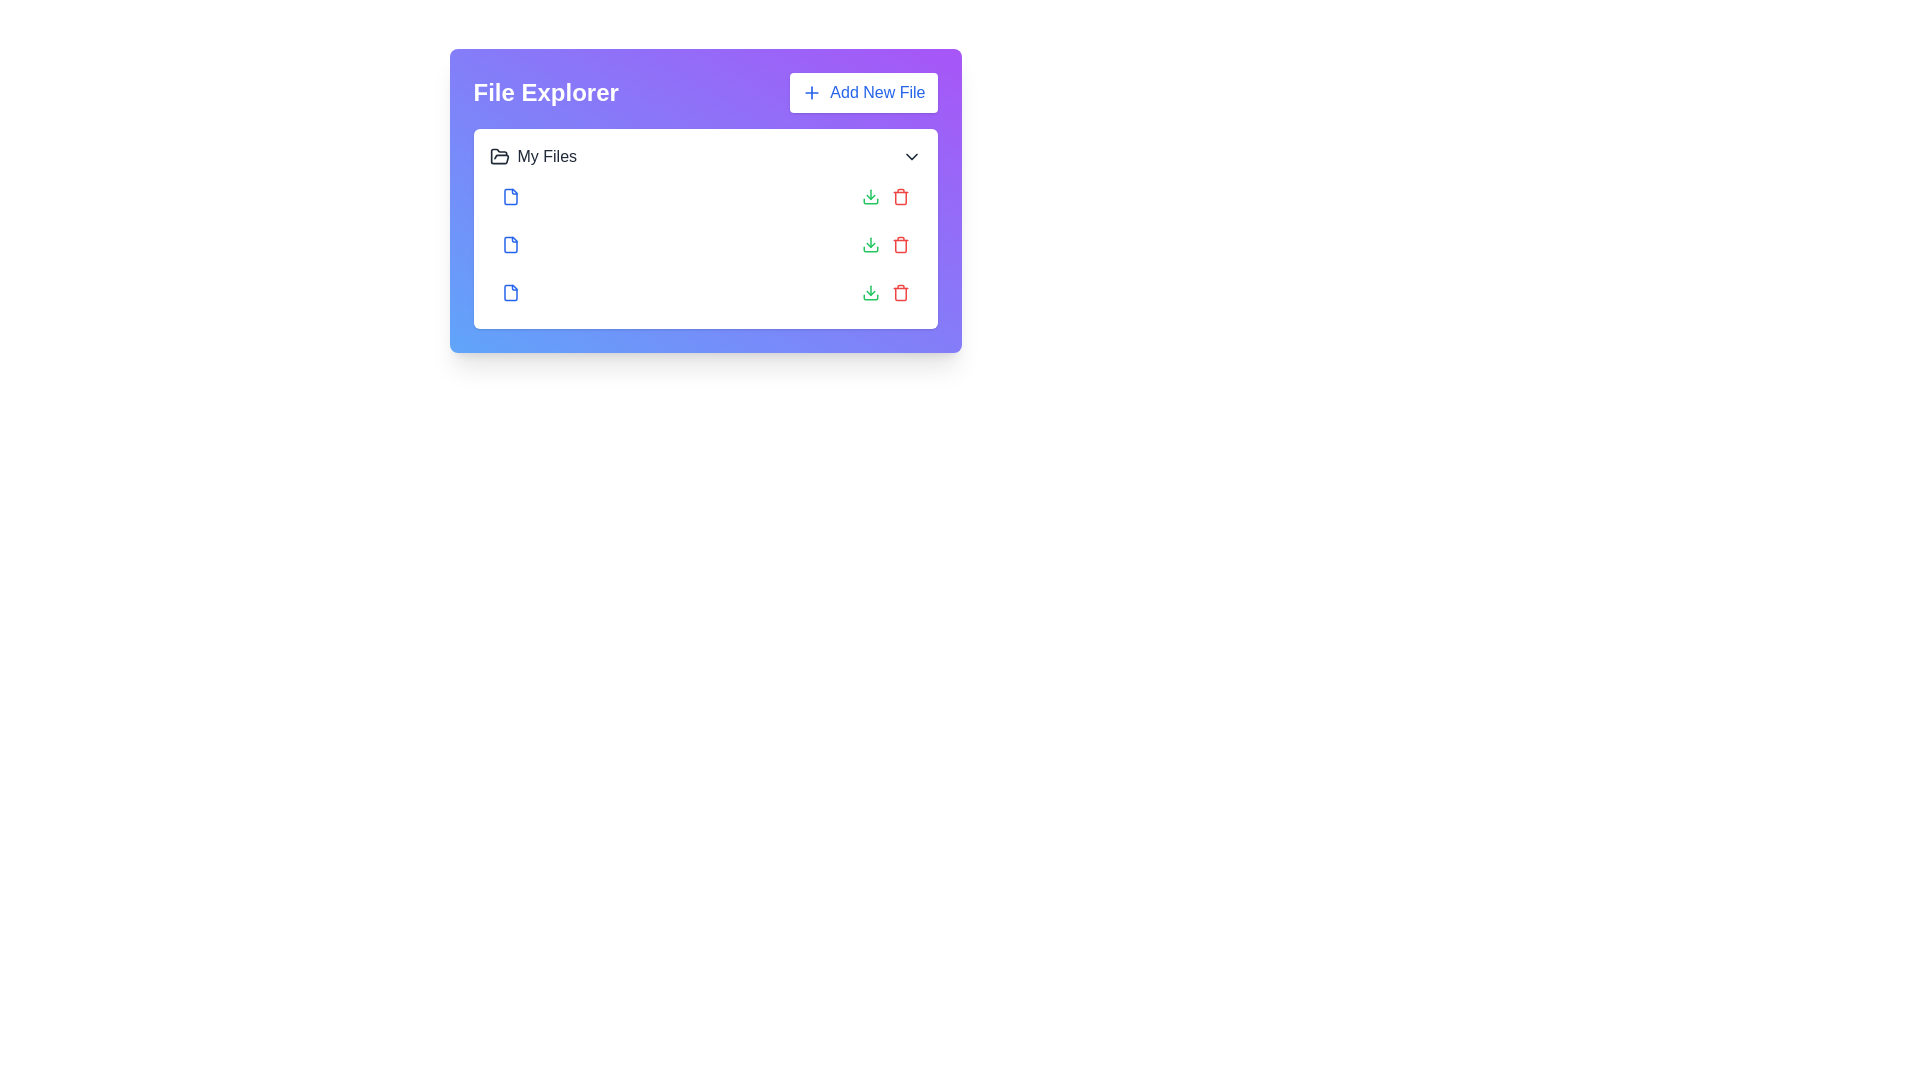  What do you see at coordinates (510, 293) in the screenshot?
I see `the file icon representing 'Presentation.pptx' in the file explorer` at bounding box center [510, 293].